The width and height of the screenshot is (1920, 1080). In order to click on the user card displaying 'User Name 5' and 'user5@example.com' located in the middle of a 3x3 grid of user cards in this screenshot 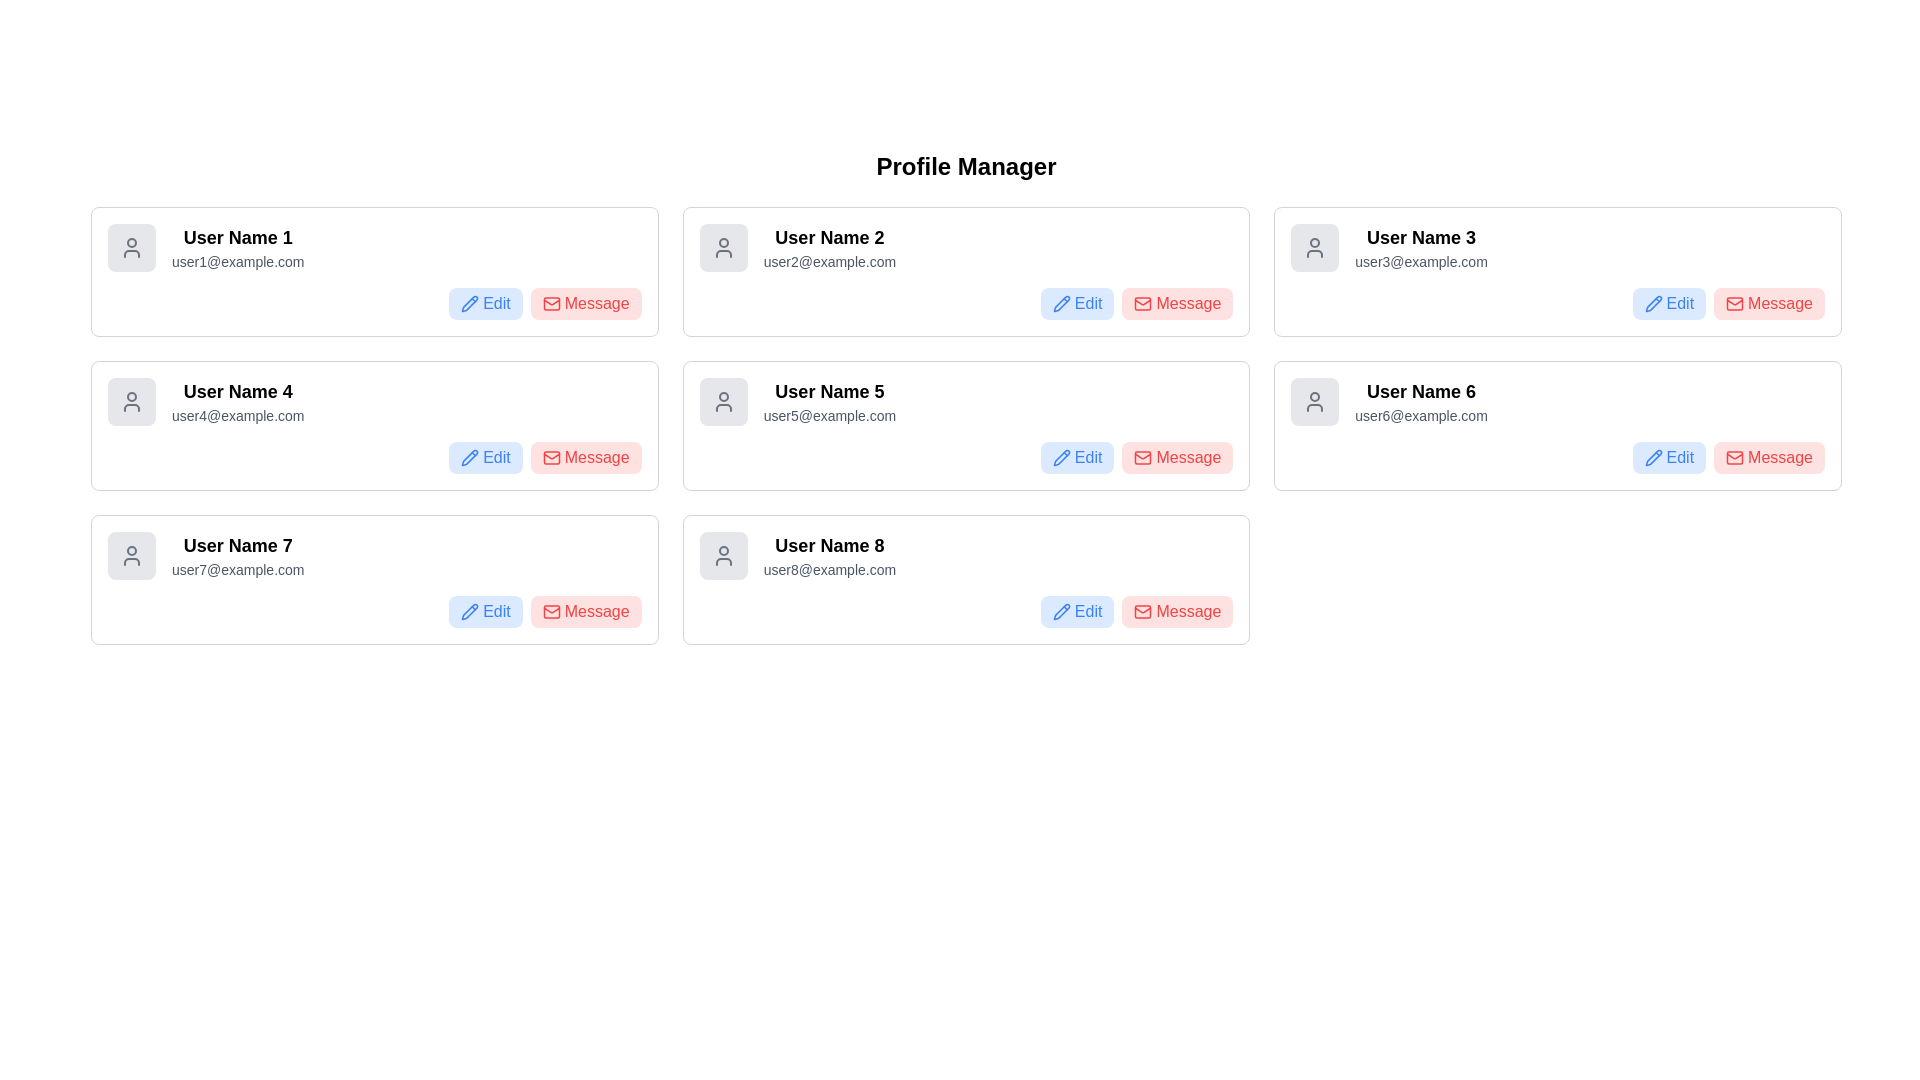, I will do `click(966, 401)`.